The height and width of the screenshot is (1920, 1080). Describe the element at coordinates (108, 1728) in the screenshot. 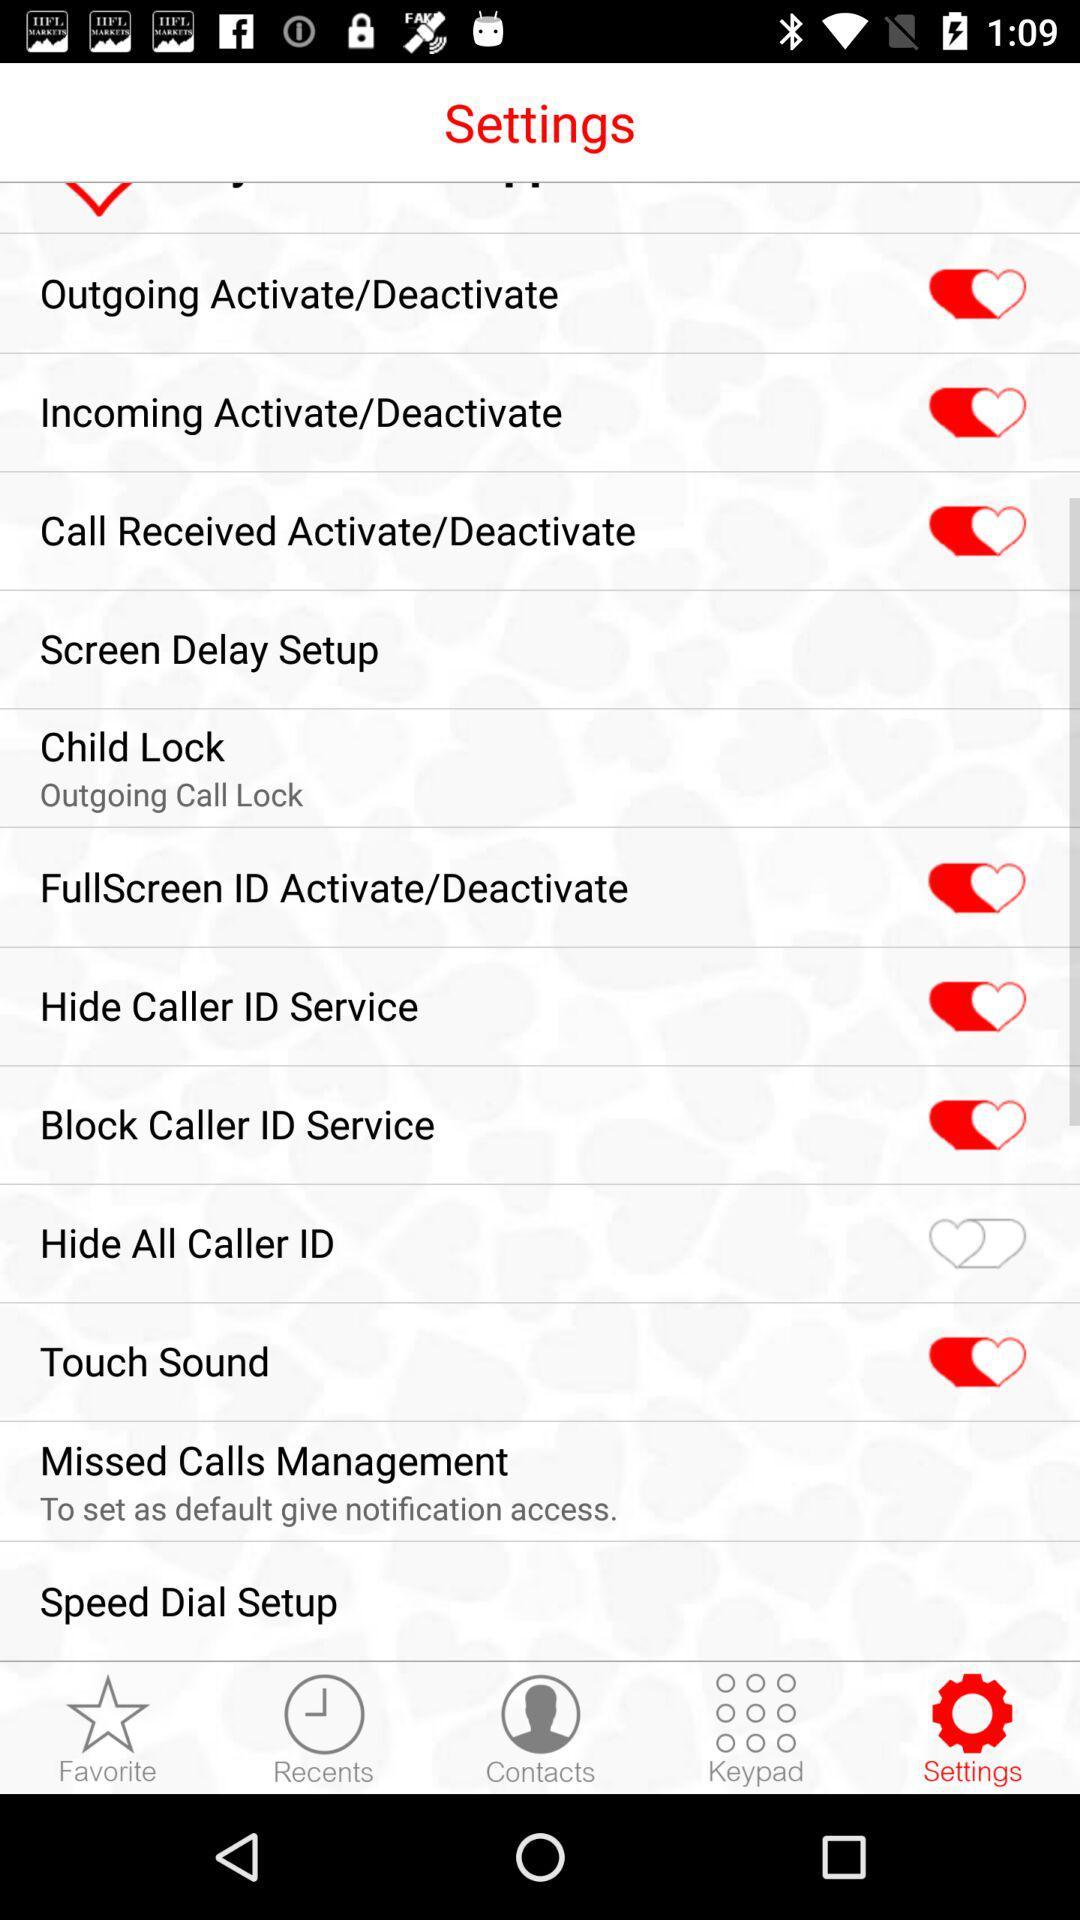

I see `the star icon` at that location.